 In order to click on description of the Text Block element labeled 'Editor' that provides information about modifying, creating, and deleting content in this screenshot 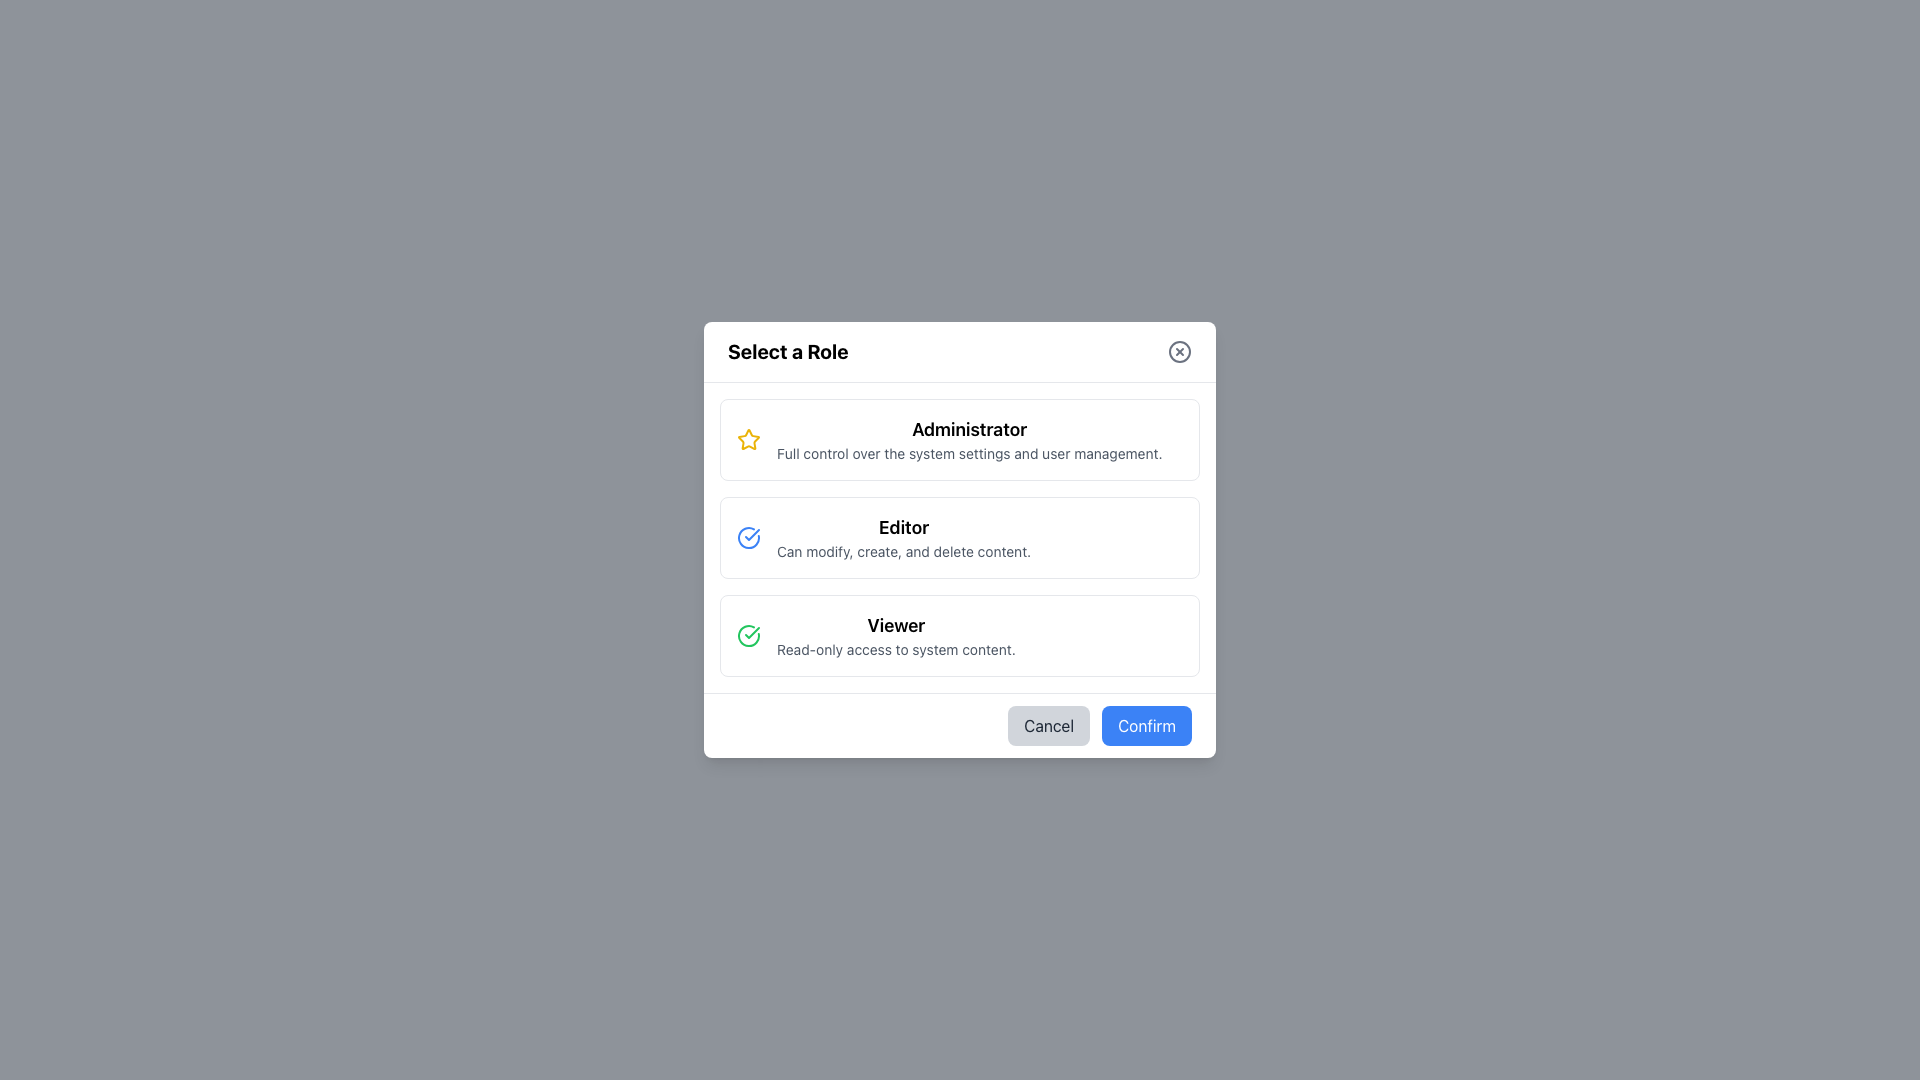, I will do `click(903, 536)`.